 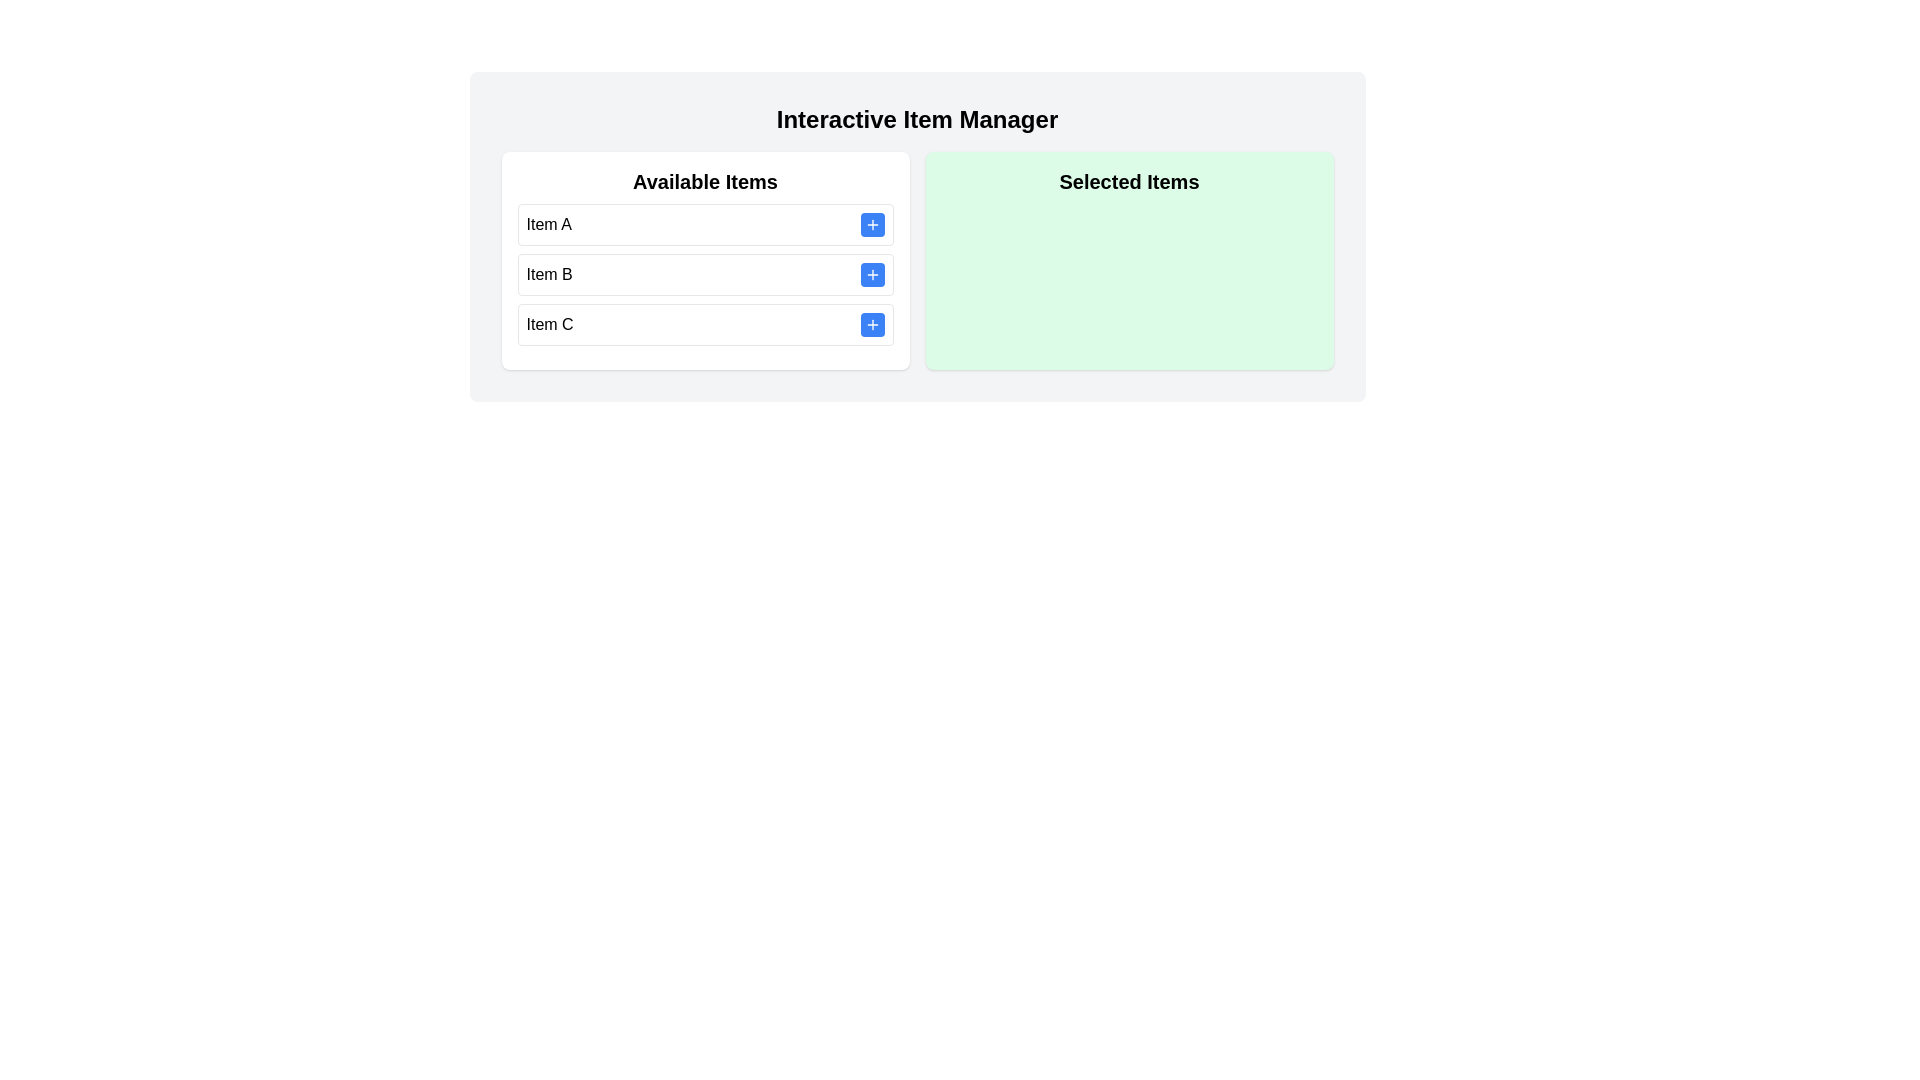 What do you see at coordinates (1129, 181) in the screenshot?
I see `the heading displaying 'Selected Items' which is styled with a bold font and located within a light green background box on the right side of the interface` at bounding box center [1129, 181].